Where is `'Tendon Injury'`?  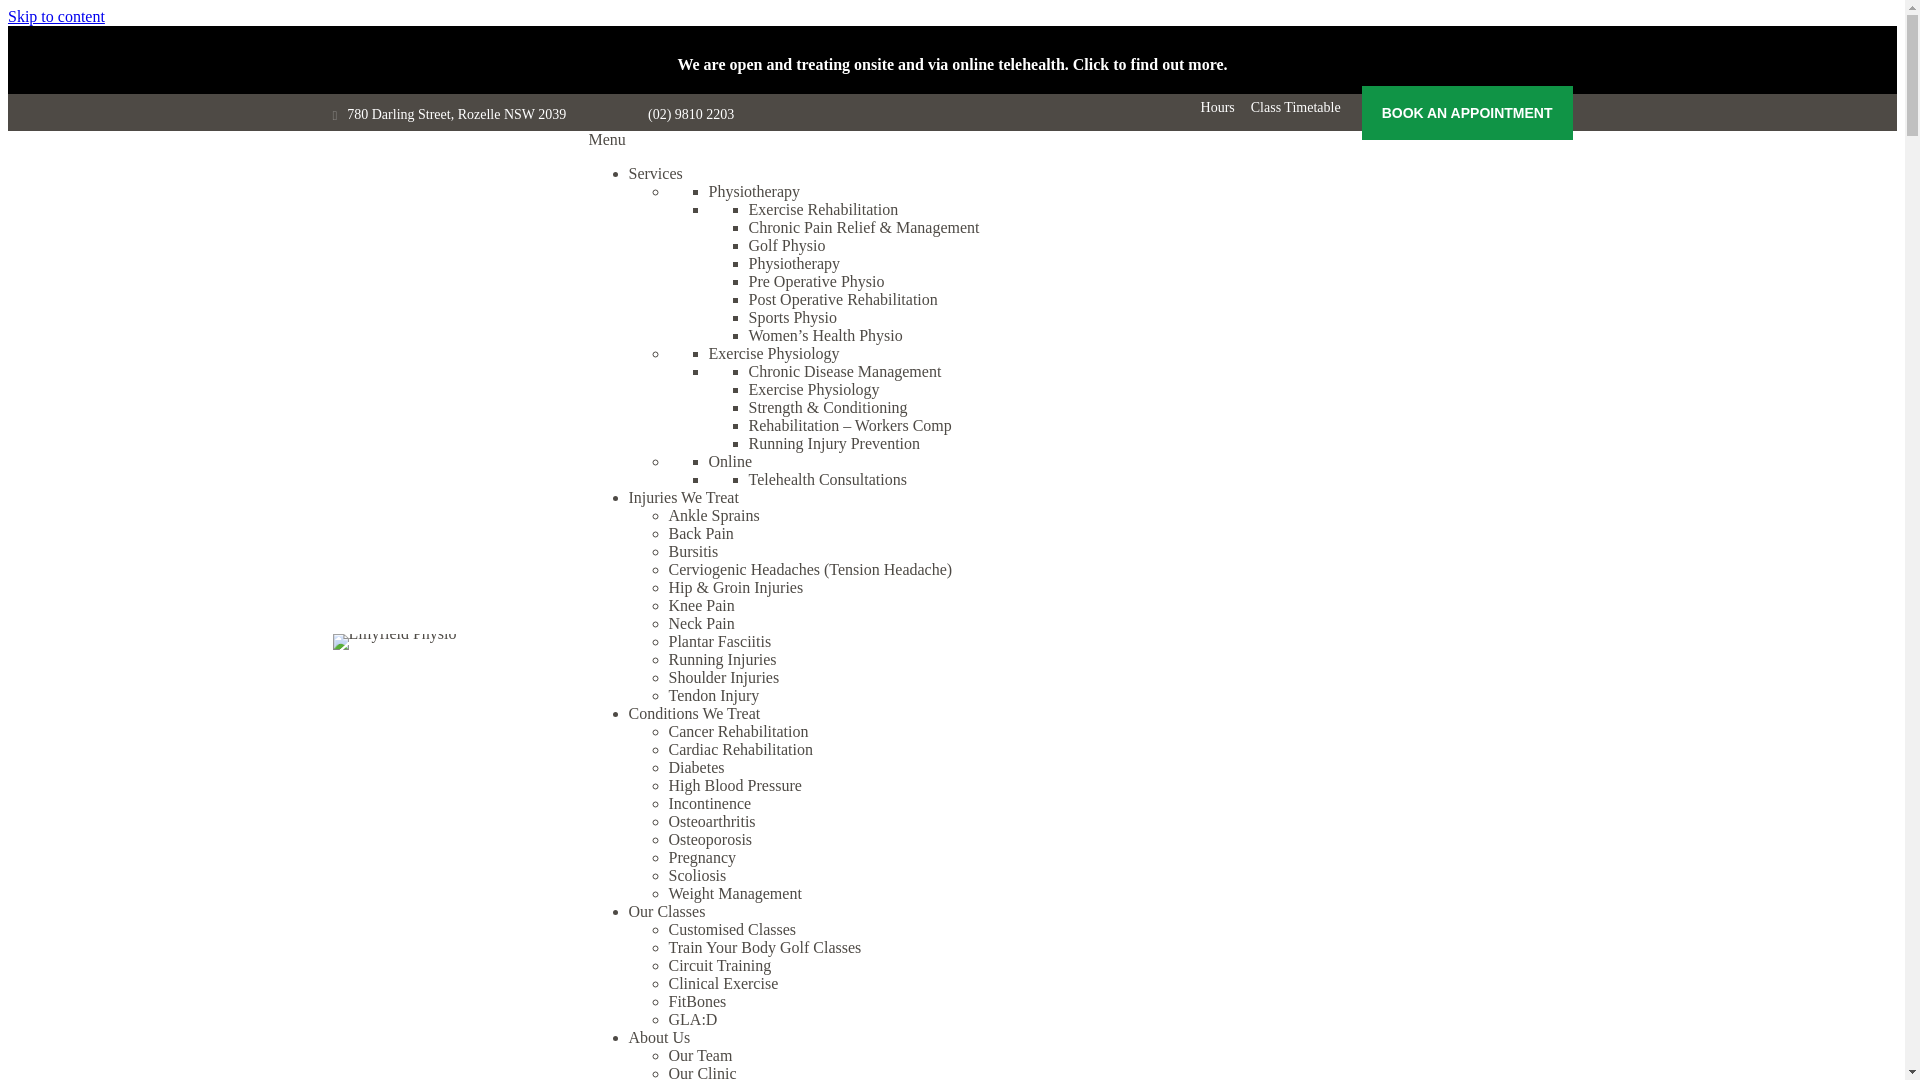 'Tendon Injury' is located at coordinates (713, 694).